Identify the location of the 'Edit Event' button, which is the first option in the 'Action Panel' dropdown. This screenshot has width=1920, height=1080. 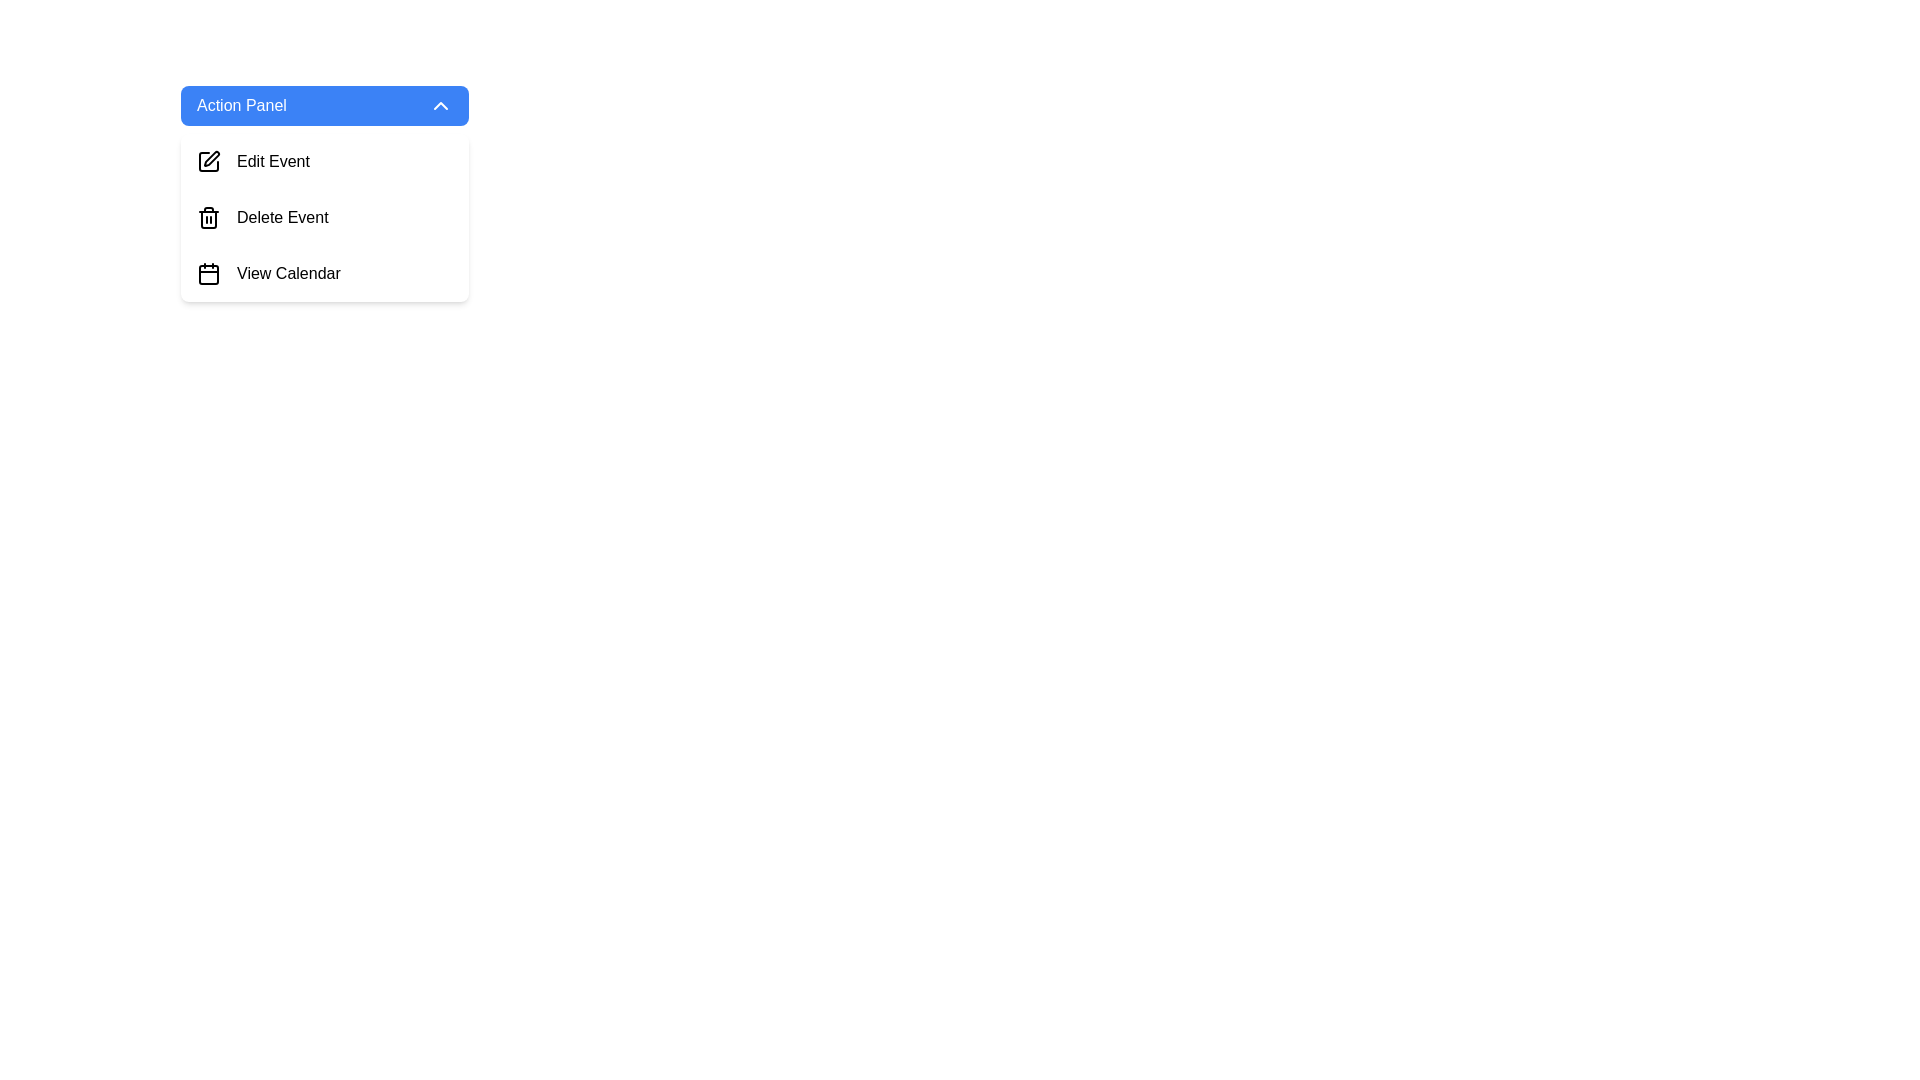
(325, 161).